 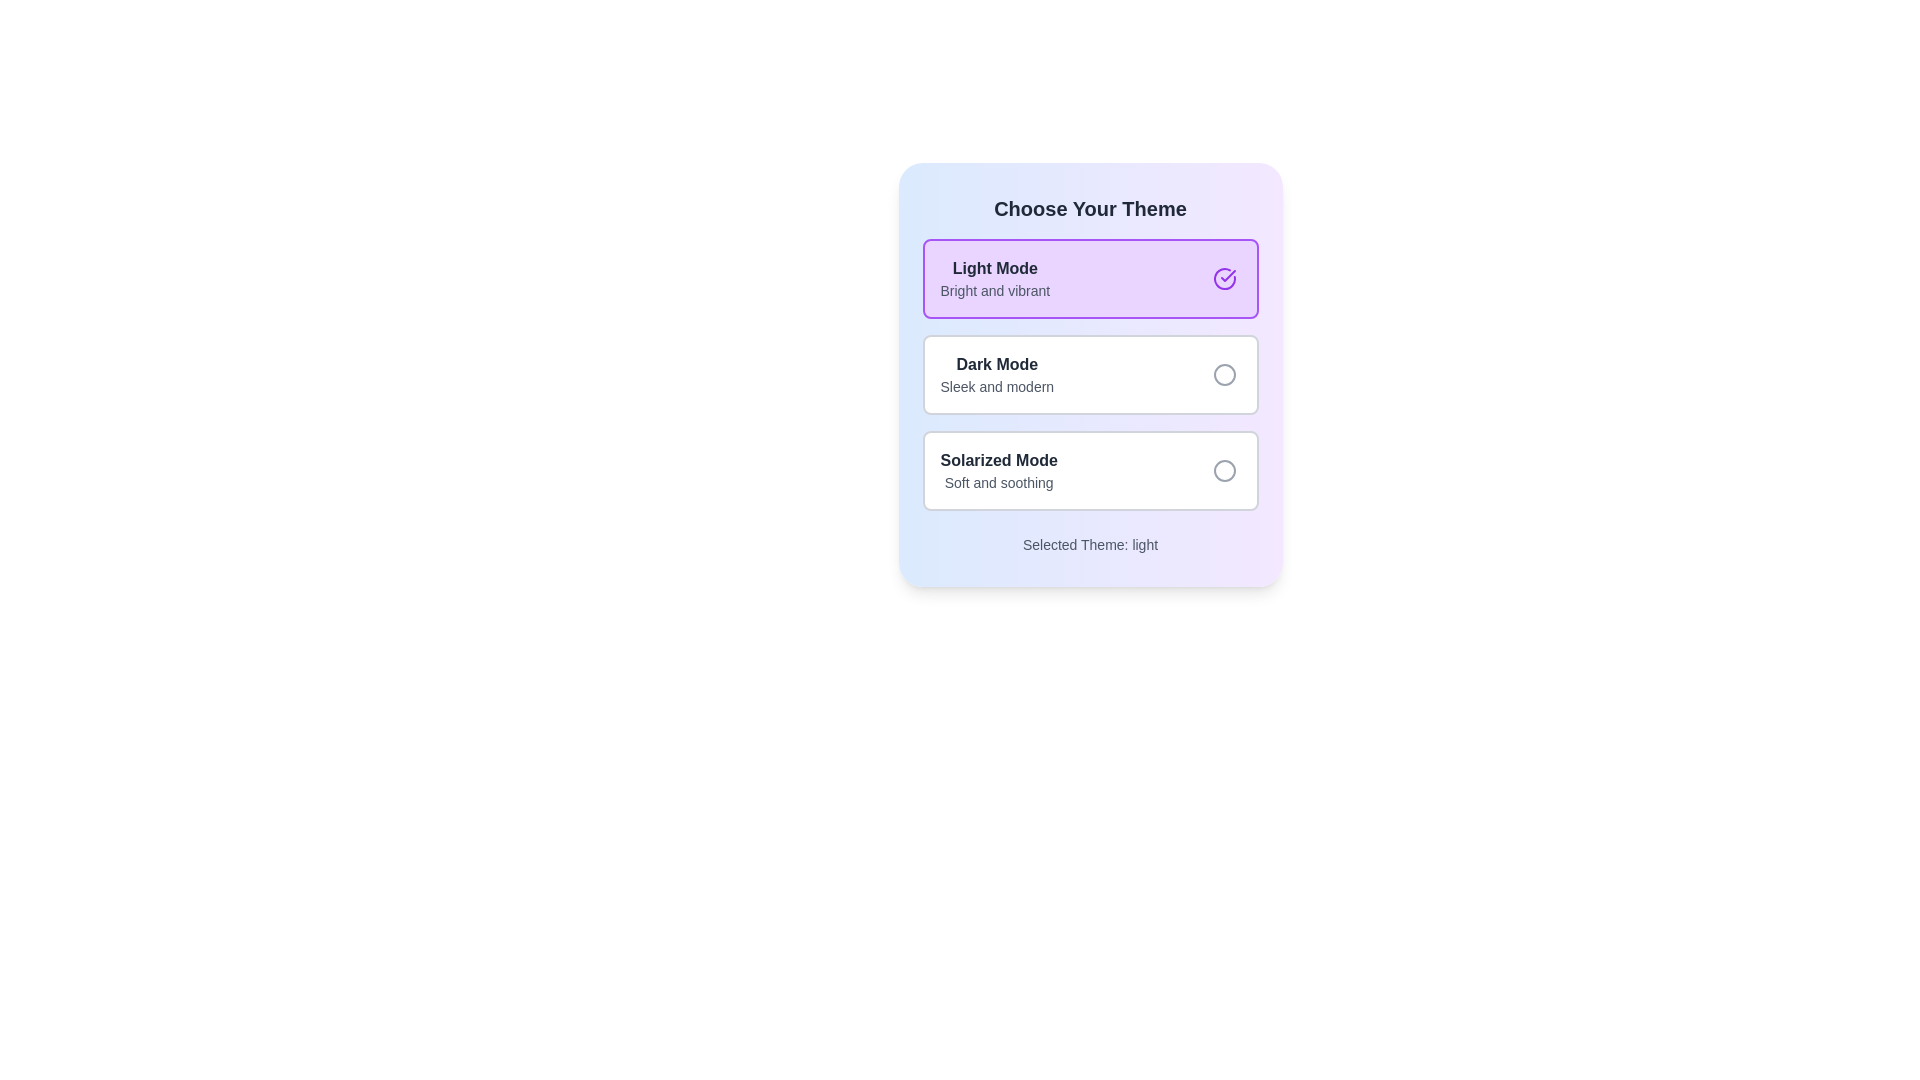 I want to click on the radio button for the 'Dark Mode' option located within the 'Choose Your Theme' group, so click(x=1223, y=374).